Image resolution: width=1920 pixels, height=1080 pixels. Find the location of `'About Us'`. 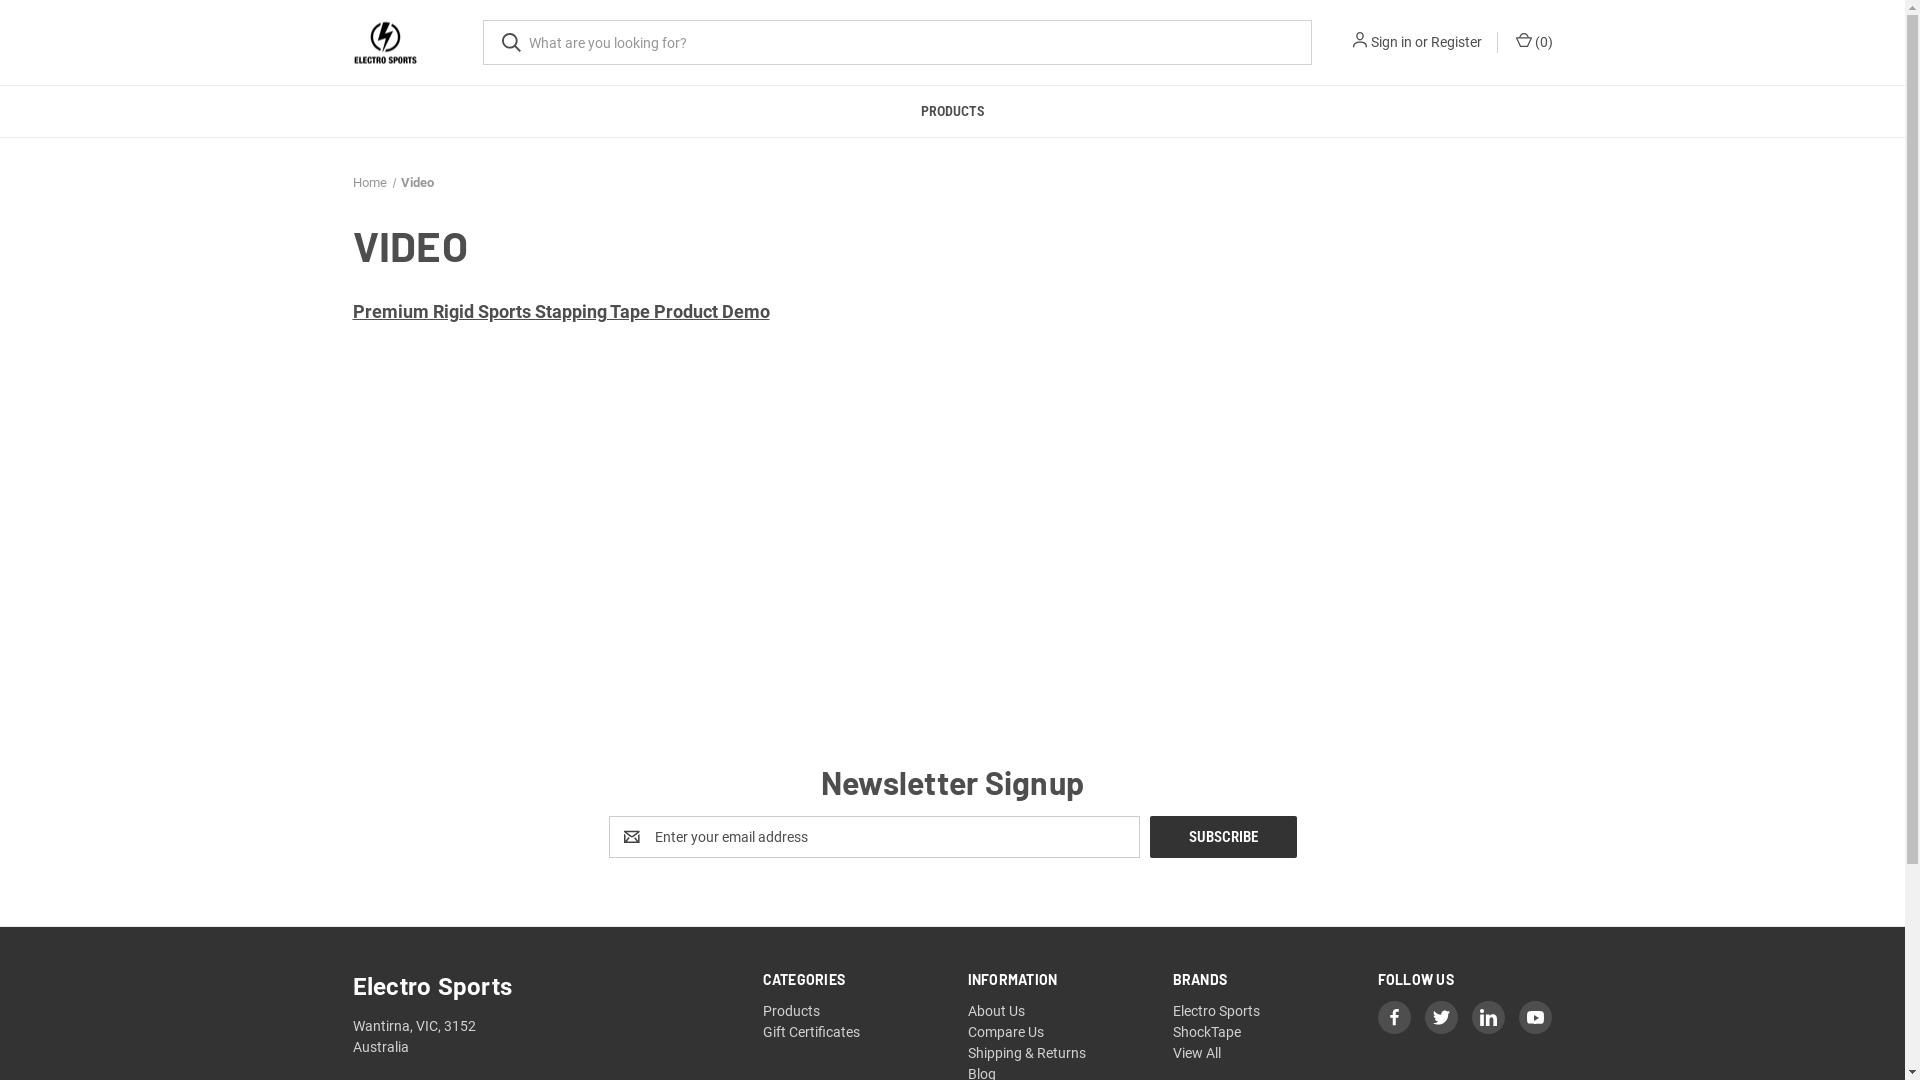

'About Us' is located at coordinates (996, 1010).